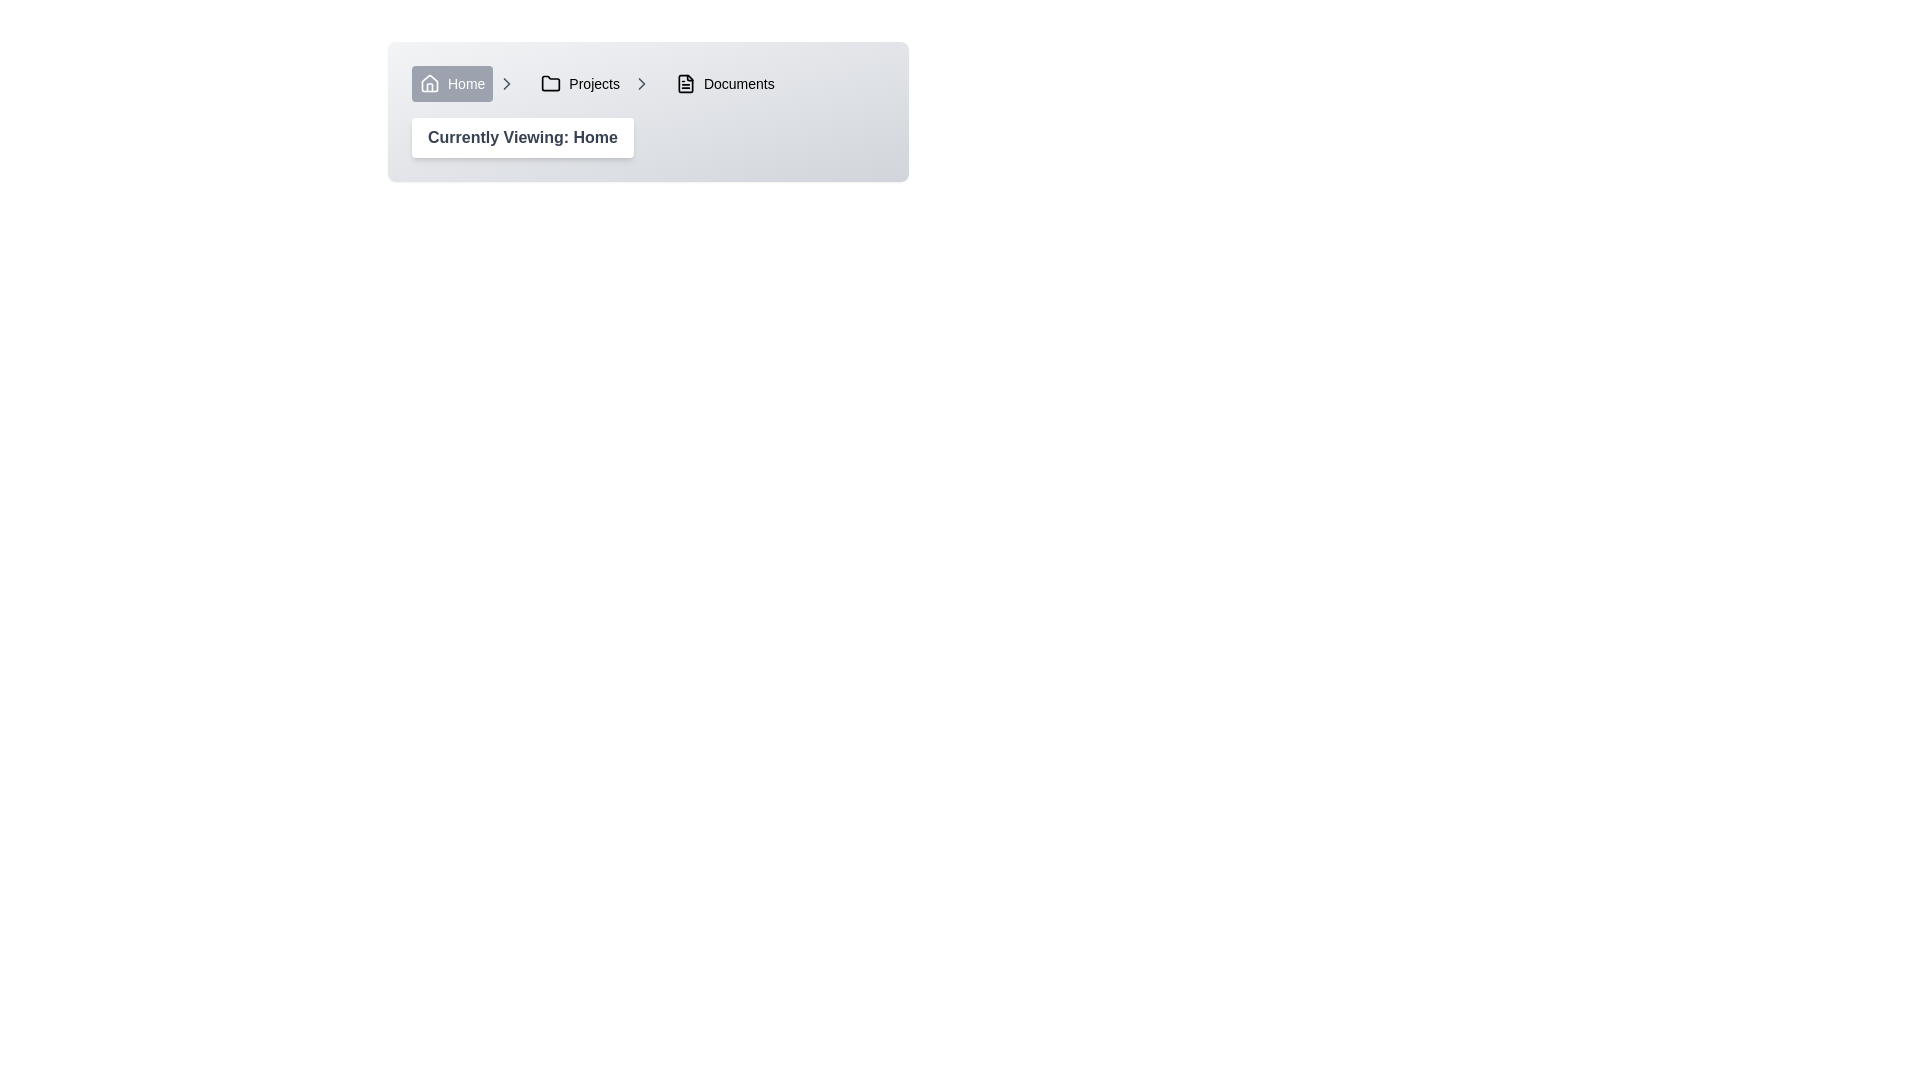 The width and height of the screenshot is (1920, 1080). I want to click on the 'Documents' button in the breadcrumb navigation bar, so click(723, 83).